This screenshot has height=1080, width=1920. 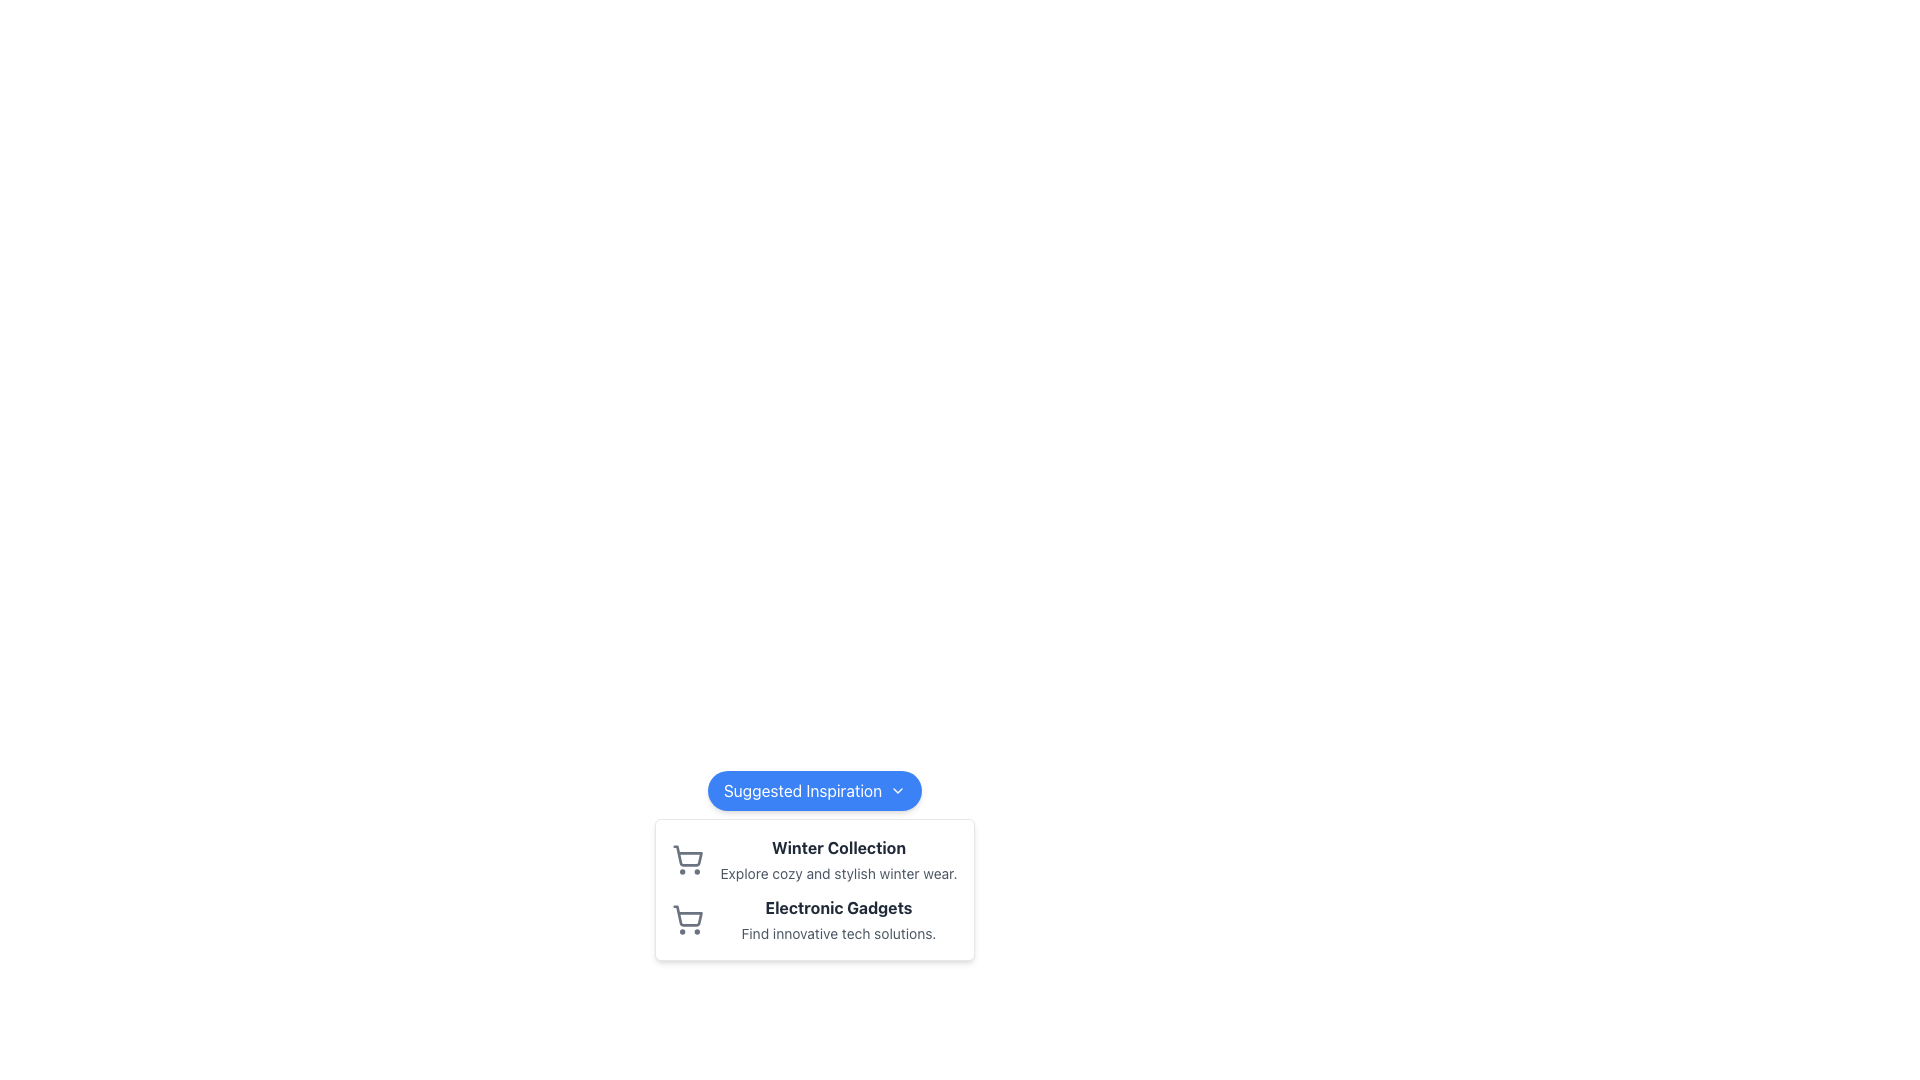 What do you see at coordinates (839, 907) in the screenshot?
I see `the text label that serves as the title for the electronic gadgets section, located directly above the supporting text 'Find innovative tech solutions.'` at bounding box center [839, 907].